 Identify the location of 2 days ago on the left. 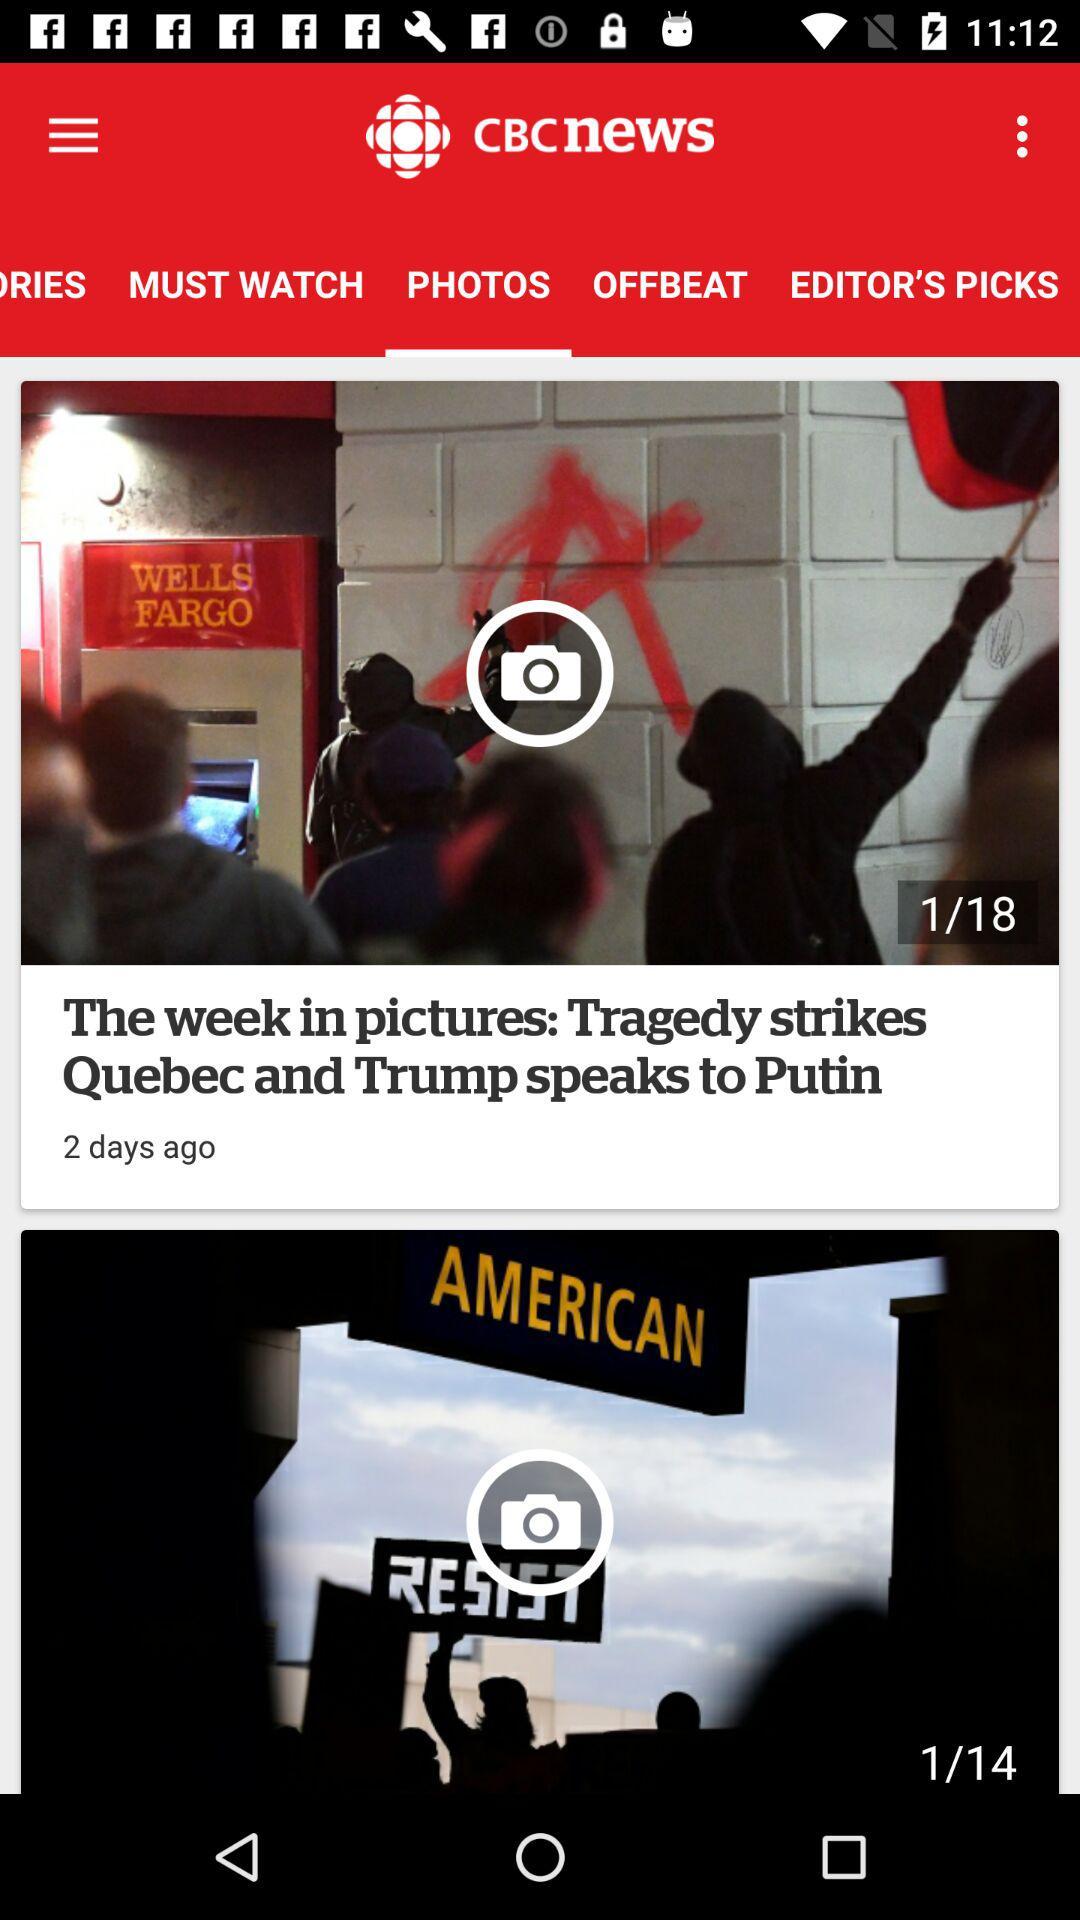
(138, 1135).